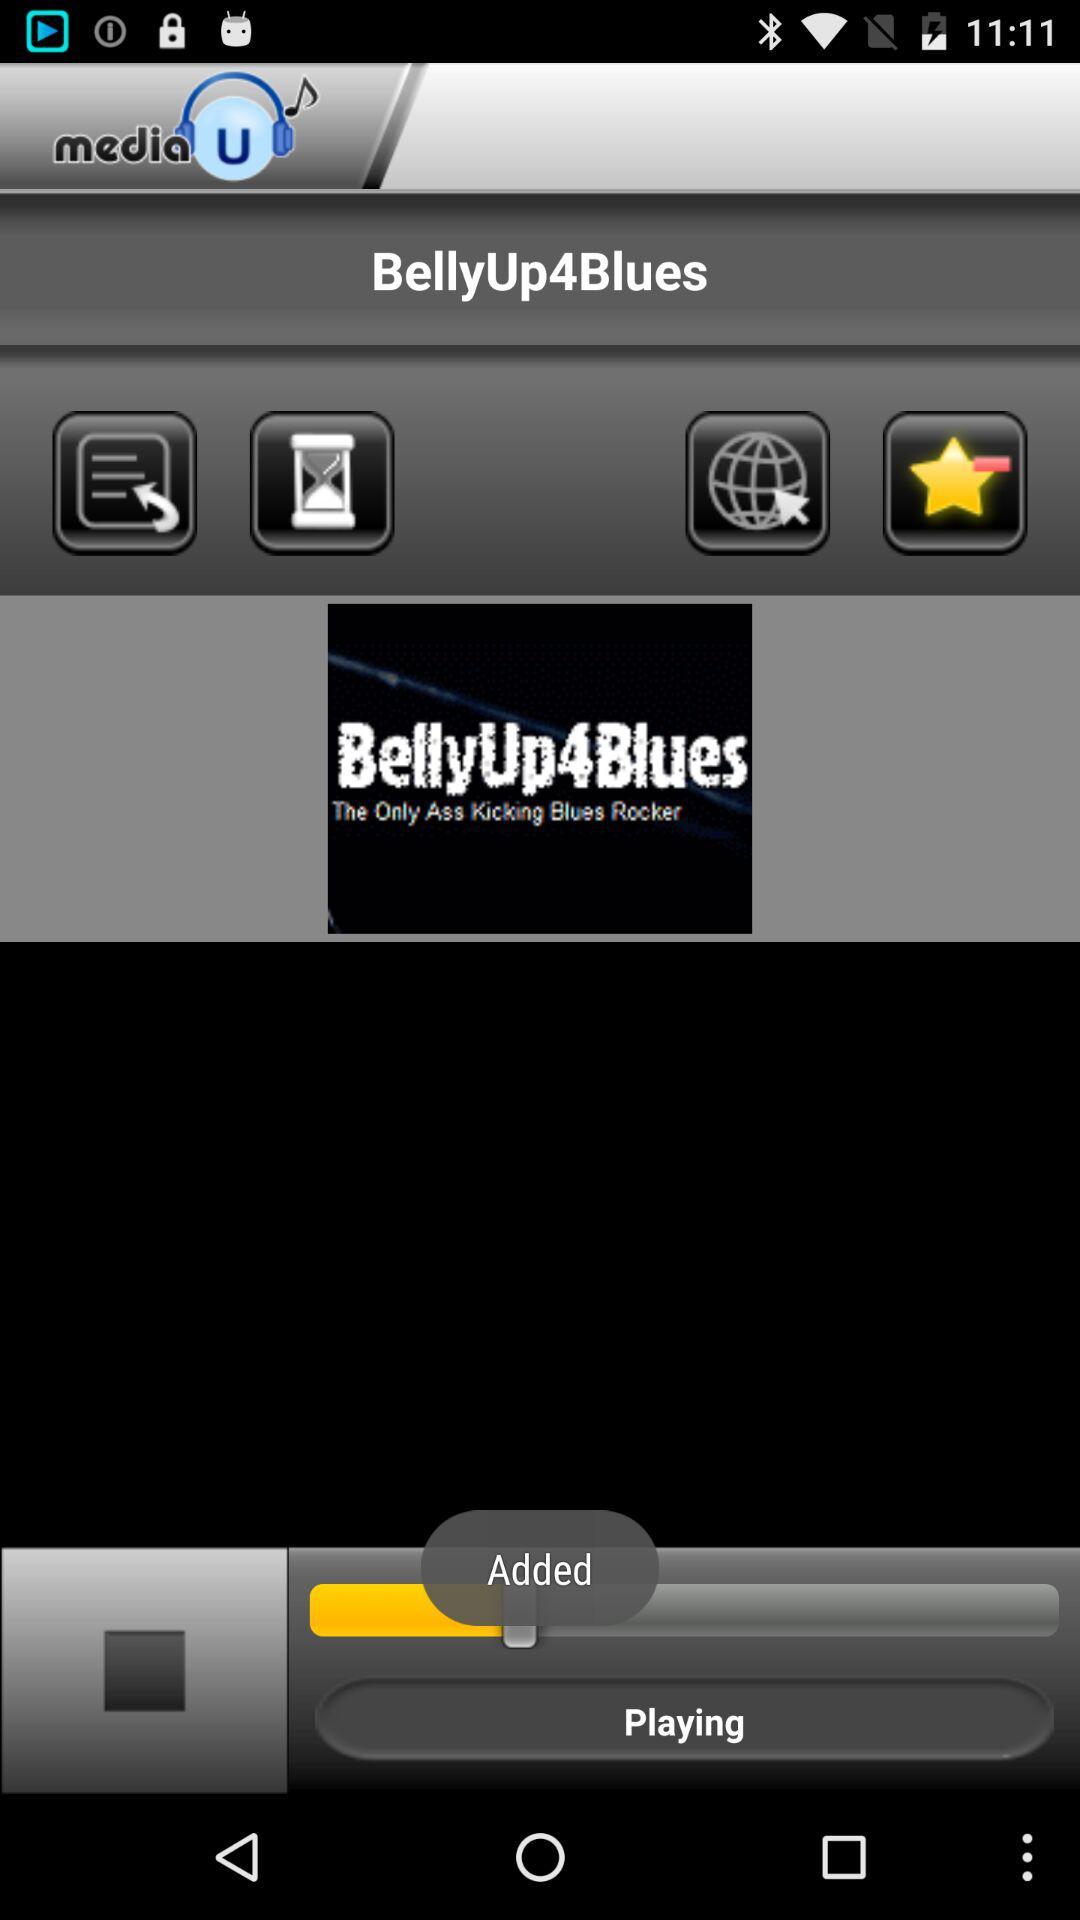 The width and height of the screenshot is (1080, 1920). What do you see at coordinates (143, 1669) in the screenshot?
I see `stop option` at bounding box center [143, 1669].